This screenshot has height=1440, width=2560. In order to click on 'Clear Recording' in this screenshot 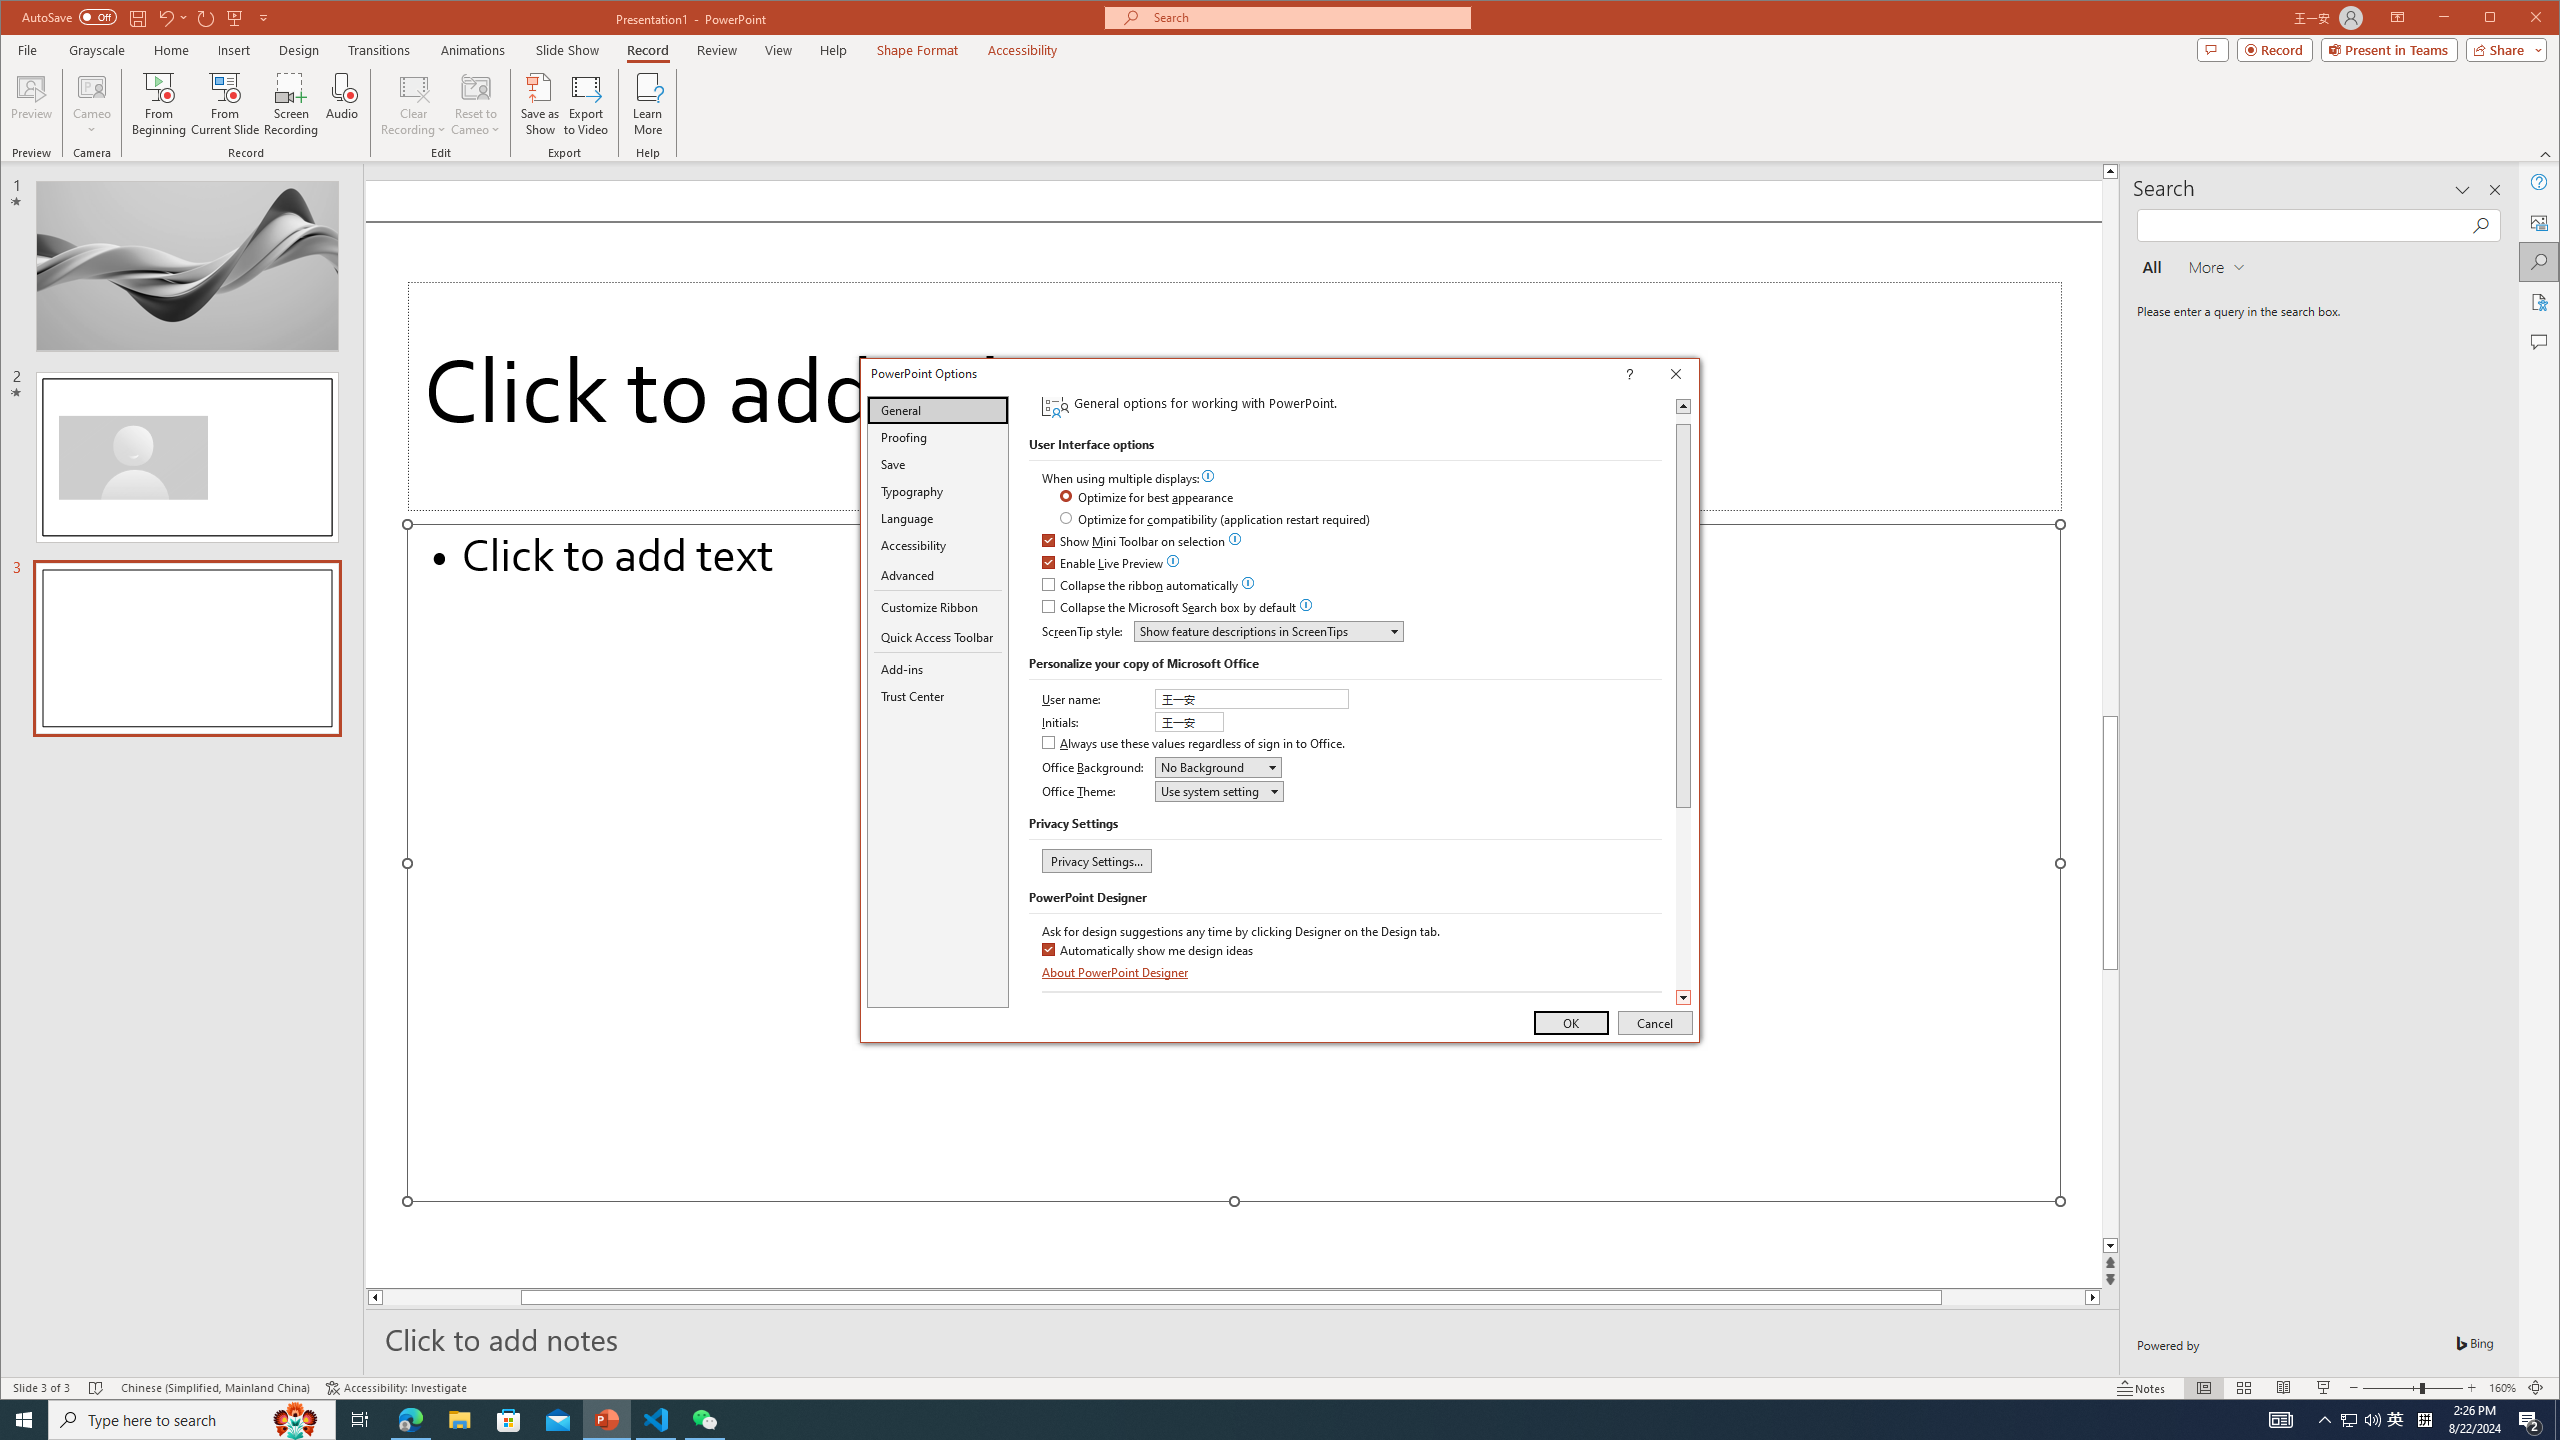, I will do `click(412, 103)`.